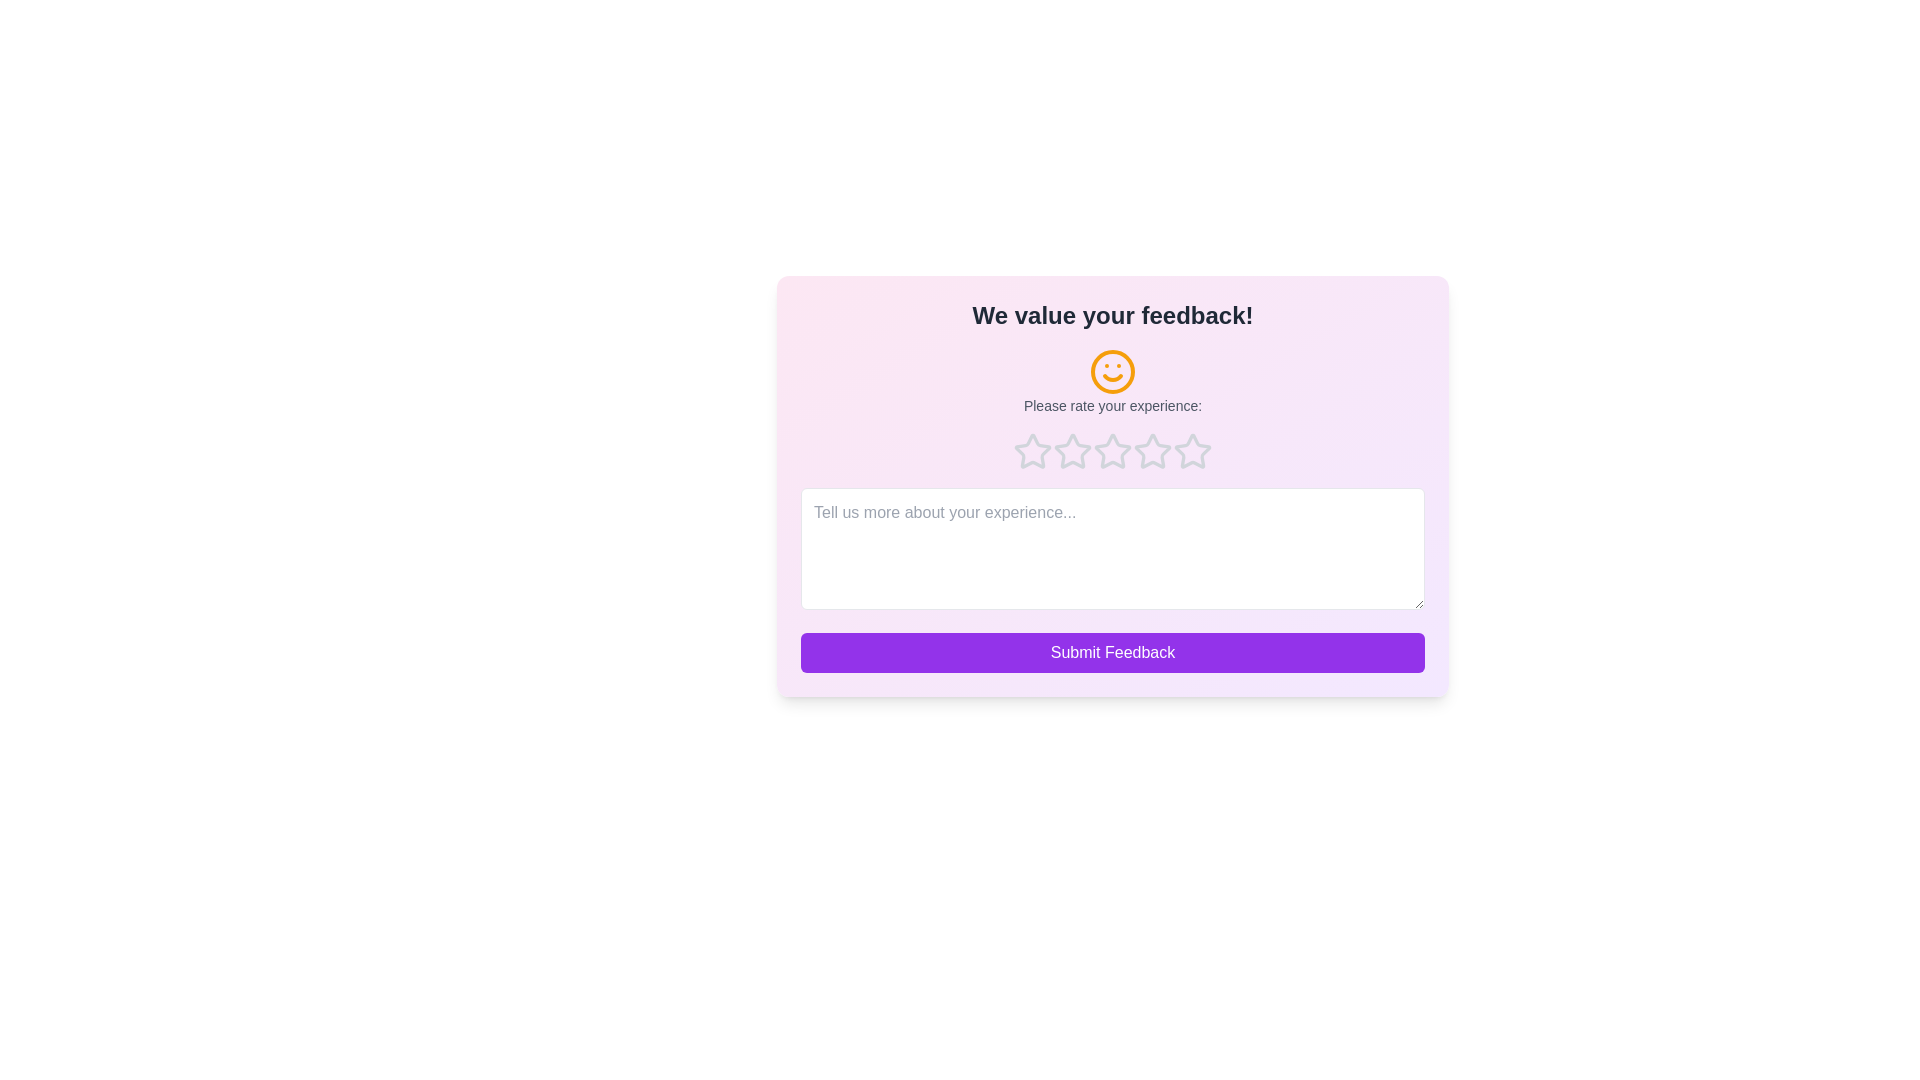 Image resolution: width=1920 pixels, height=1080 pixels. What do you see at coordinates (1152, 451) in the screenshot?
I see `the third star-shaped rating icon, which is gray and located below the heading 'Please rate your experience:'` at bounding box center [1152, 451].